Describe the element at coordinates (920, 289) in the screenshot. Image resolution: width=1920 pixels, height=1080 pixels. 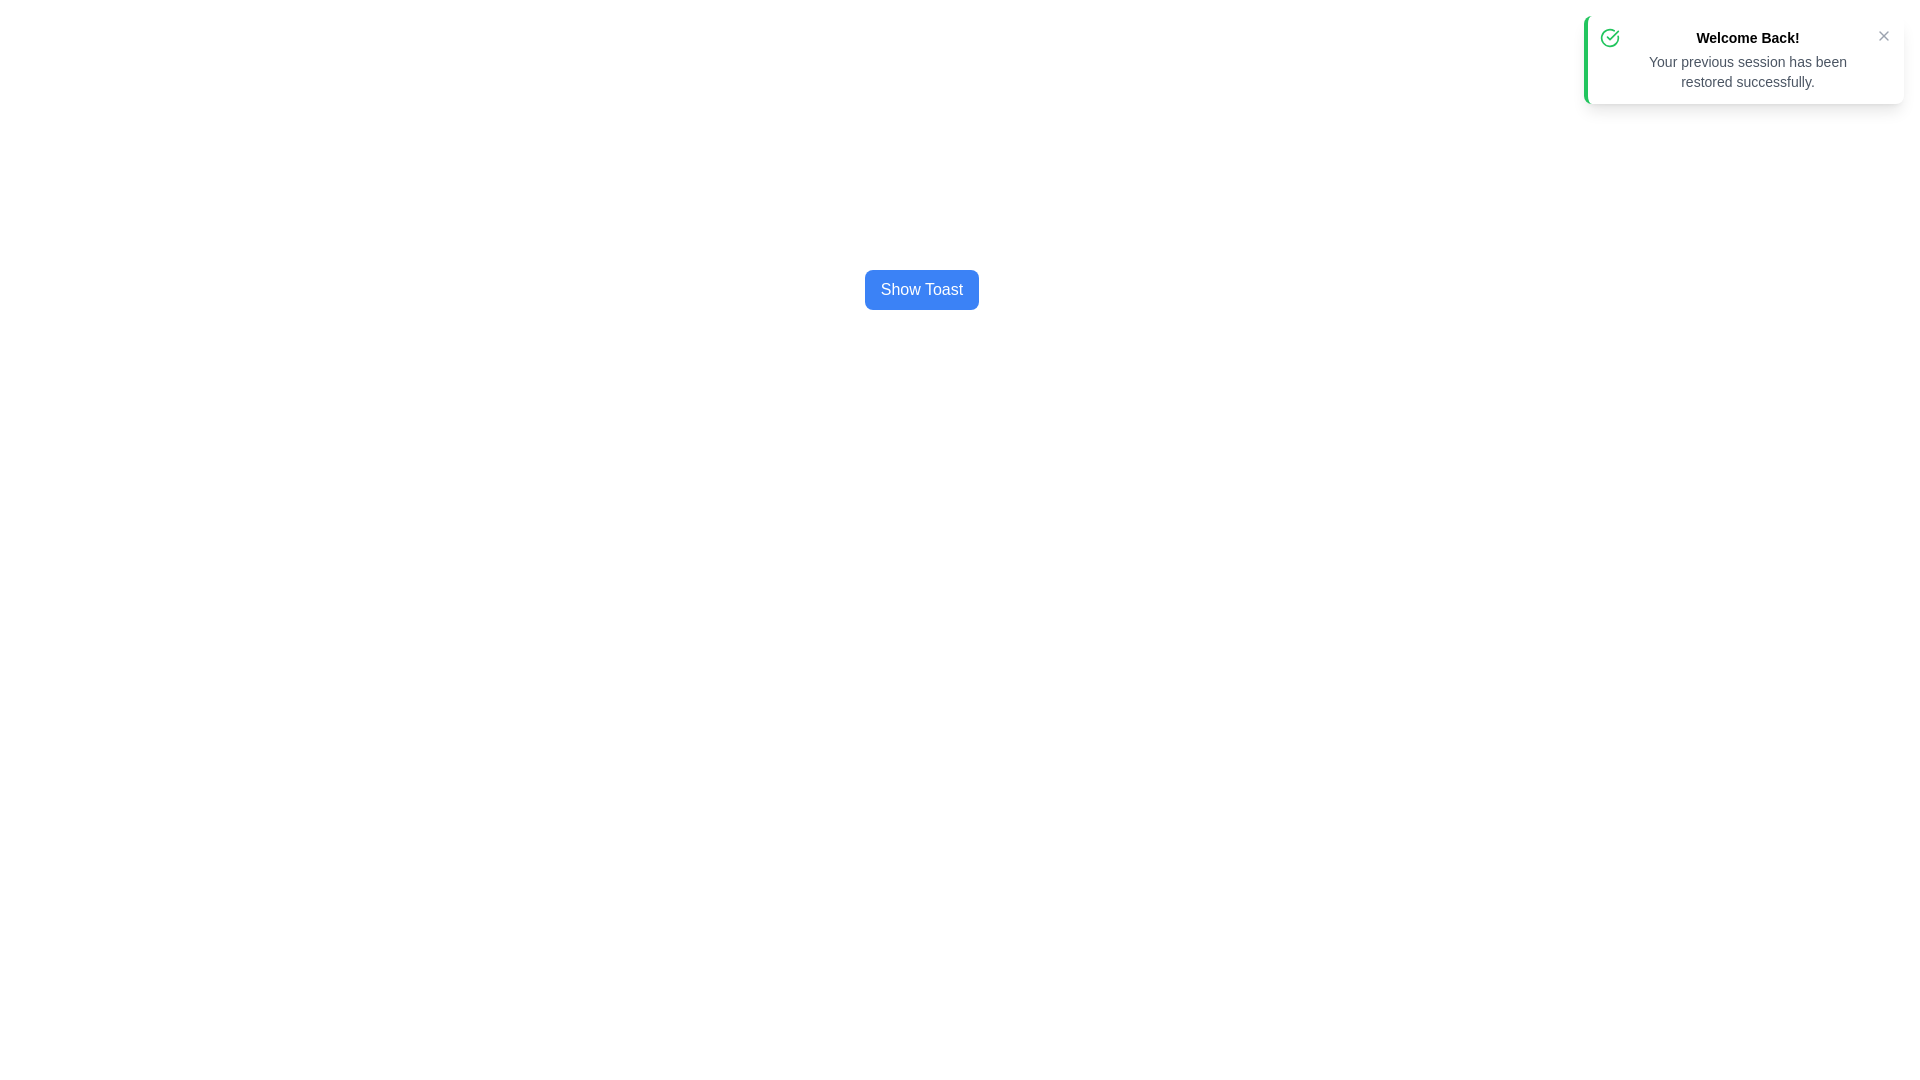
I see `the blue rectangular button with white text saying 'Show Toast'` at that location.